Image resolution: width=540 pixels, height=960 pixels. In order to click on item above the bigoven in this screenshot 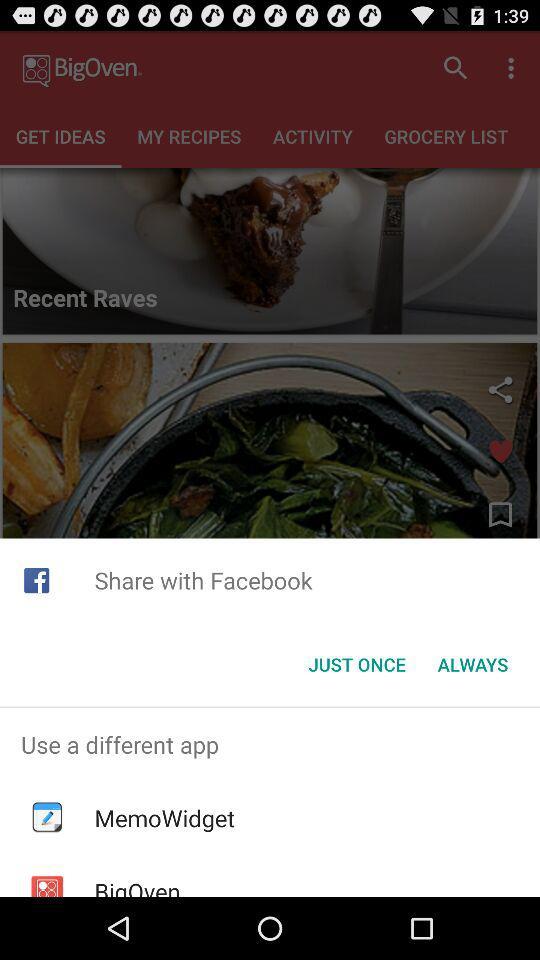, I will do `click(163, 818)`.